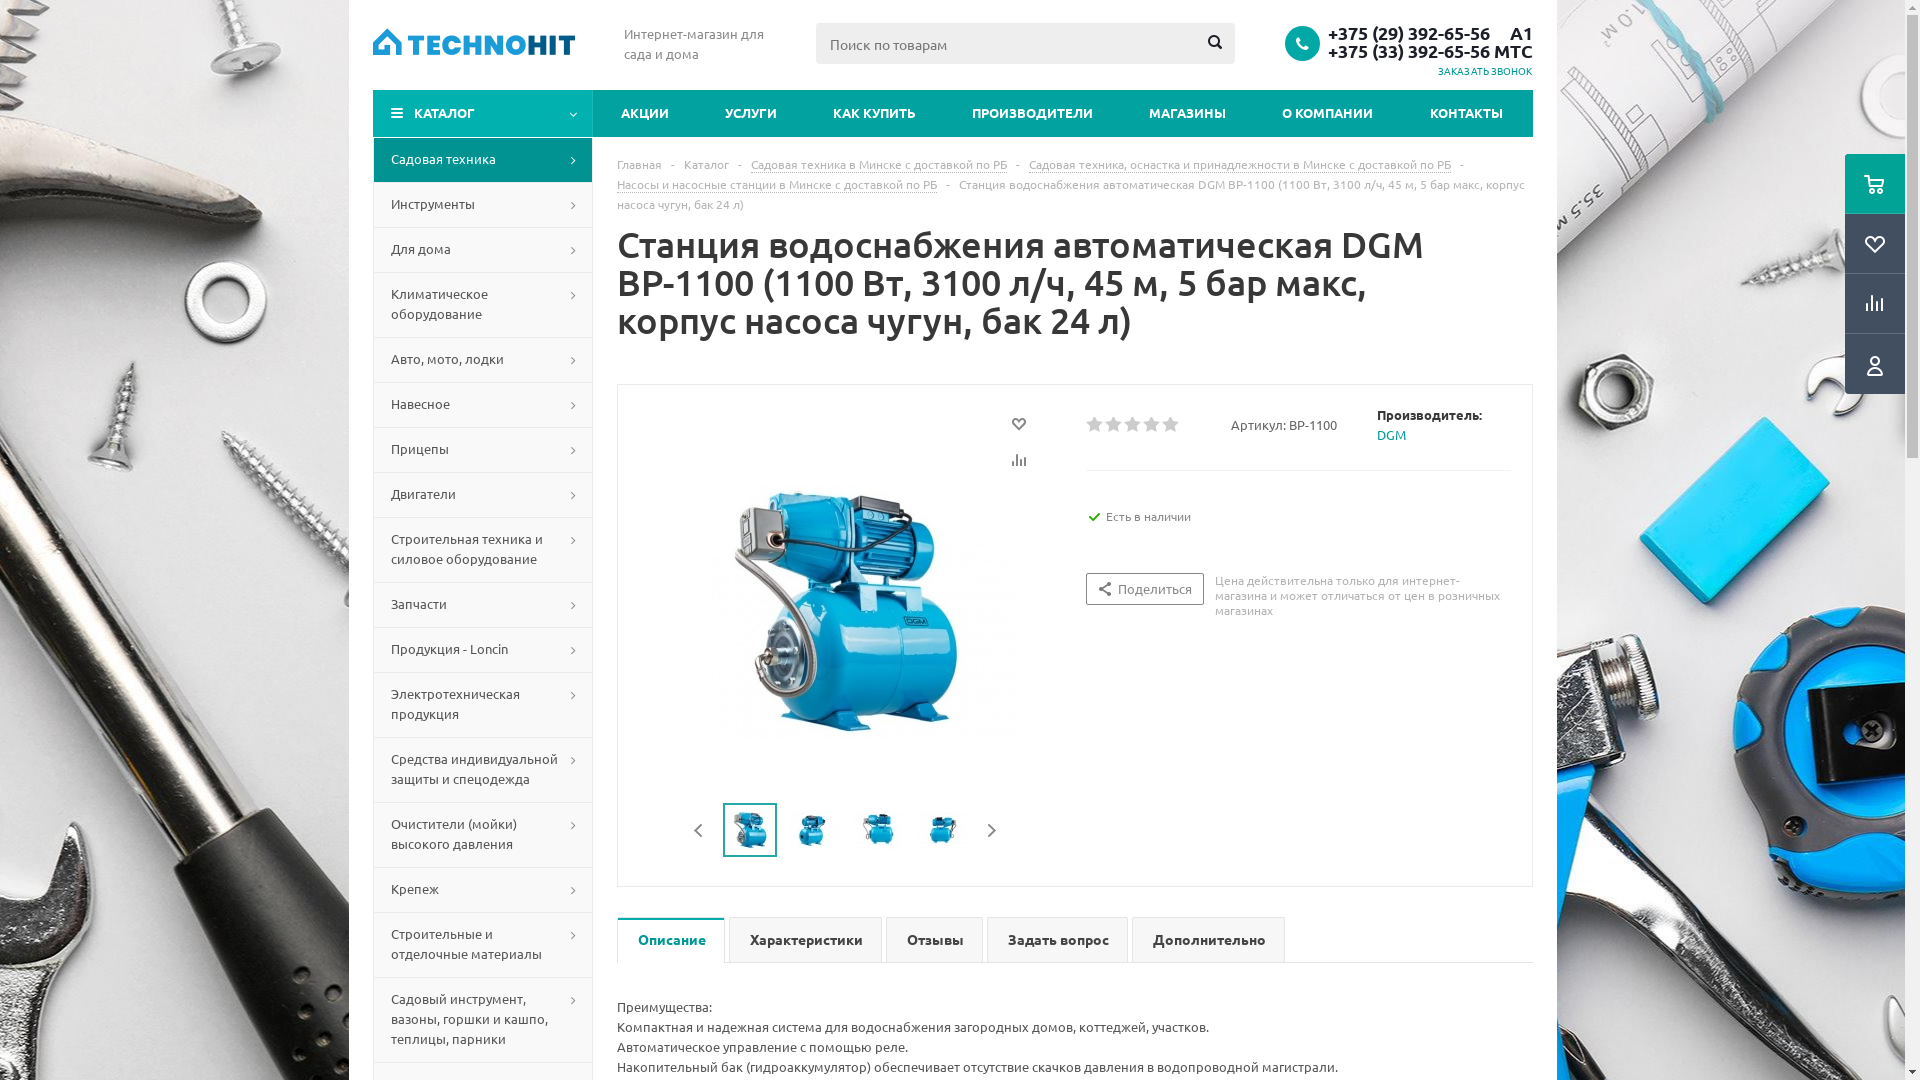 Image resolution: width=1920 pixels, height=1080 pixels. I want to click on '1', so click(1094, 423).